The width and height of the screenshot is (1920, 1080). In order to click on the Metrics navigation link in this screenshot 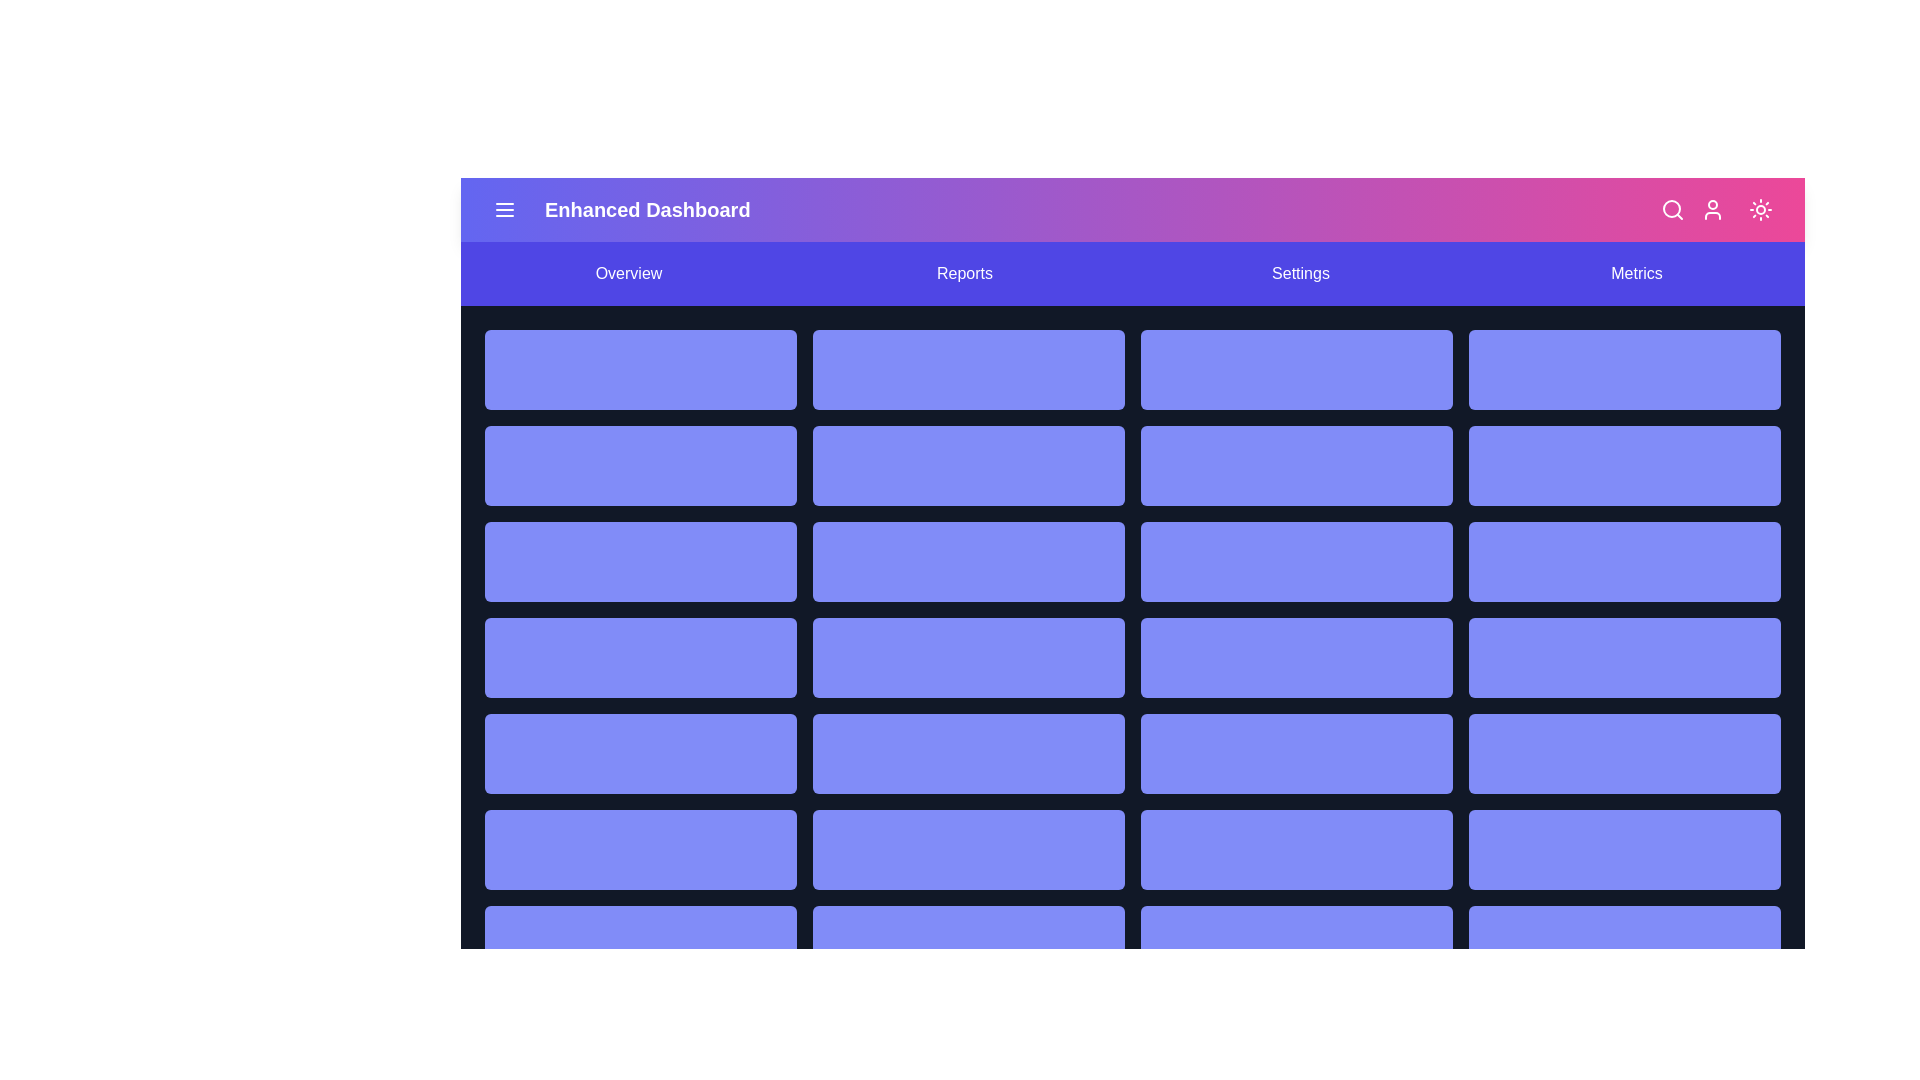, I will do `click(1636, 273)`.